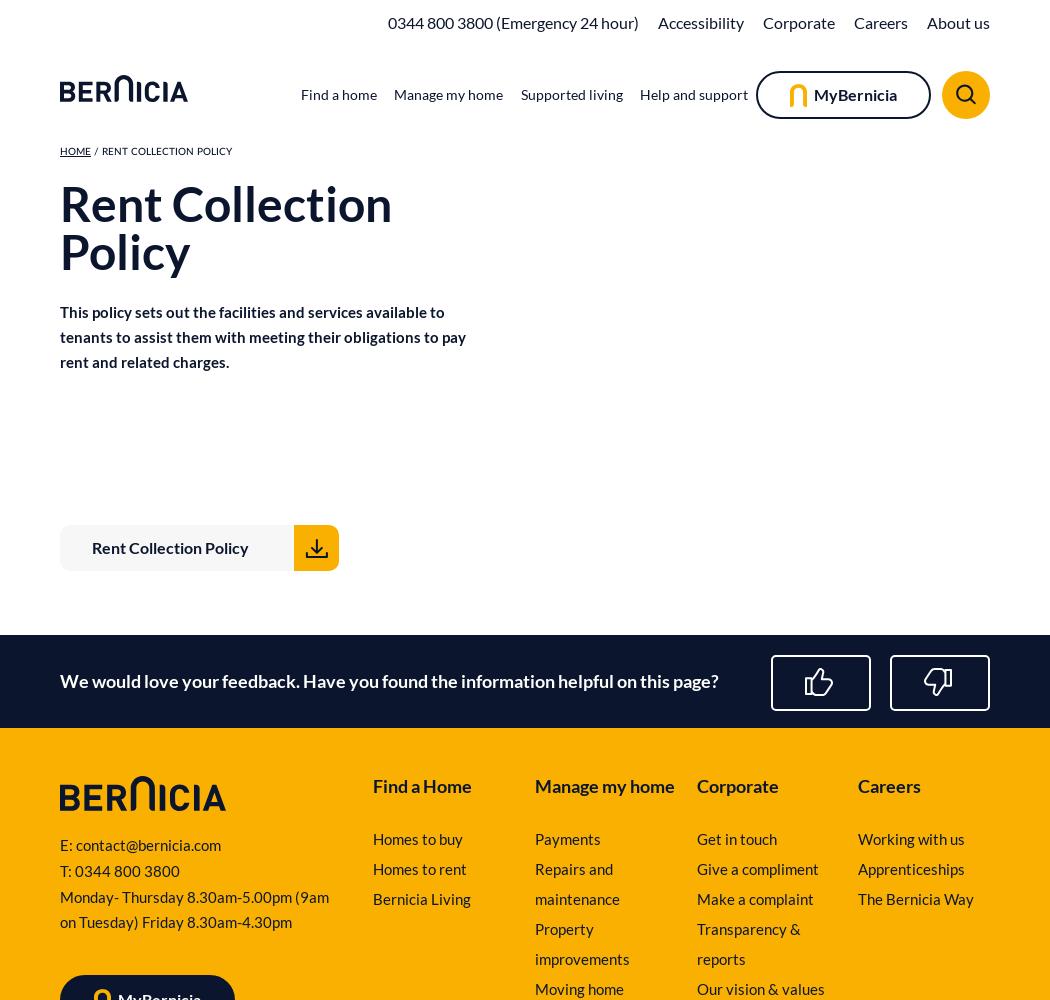 The width and height of the screenshot is (1050, 1000). What do you see at coordinates (911, 838) in the screenshot?
I see `'Working with us'` at bounding box center [911, 838].